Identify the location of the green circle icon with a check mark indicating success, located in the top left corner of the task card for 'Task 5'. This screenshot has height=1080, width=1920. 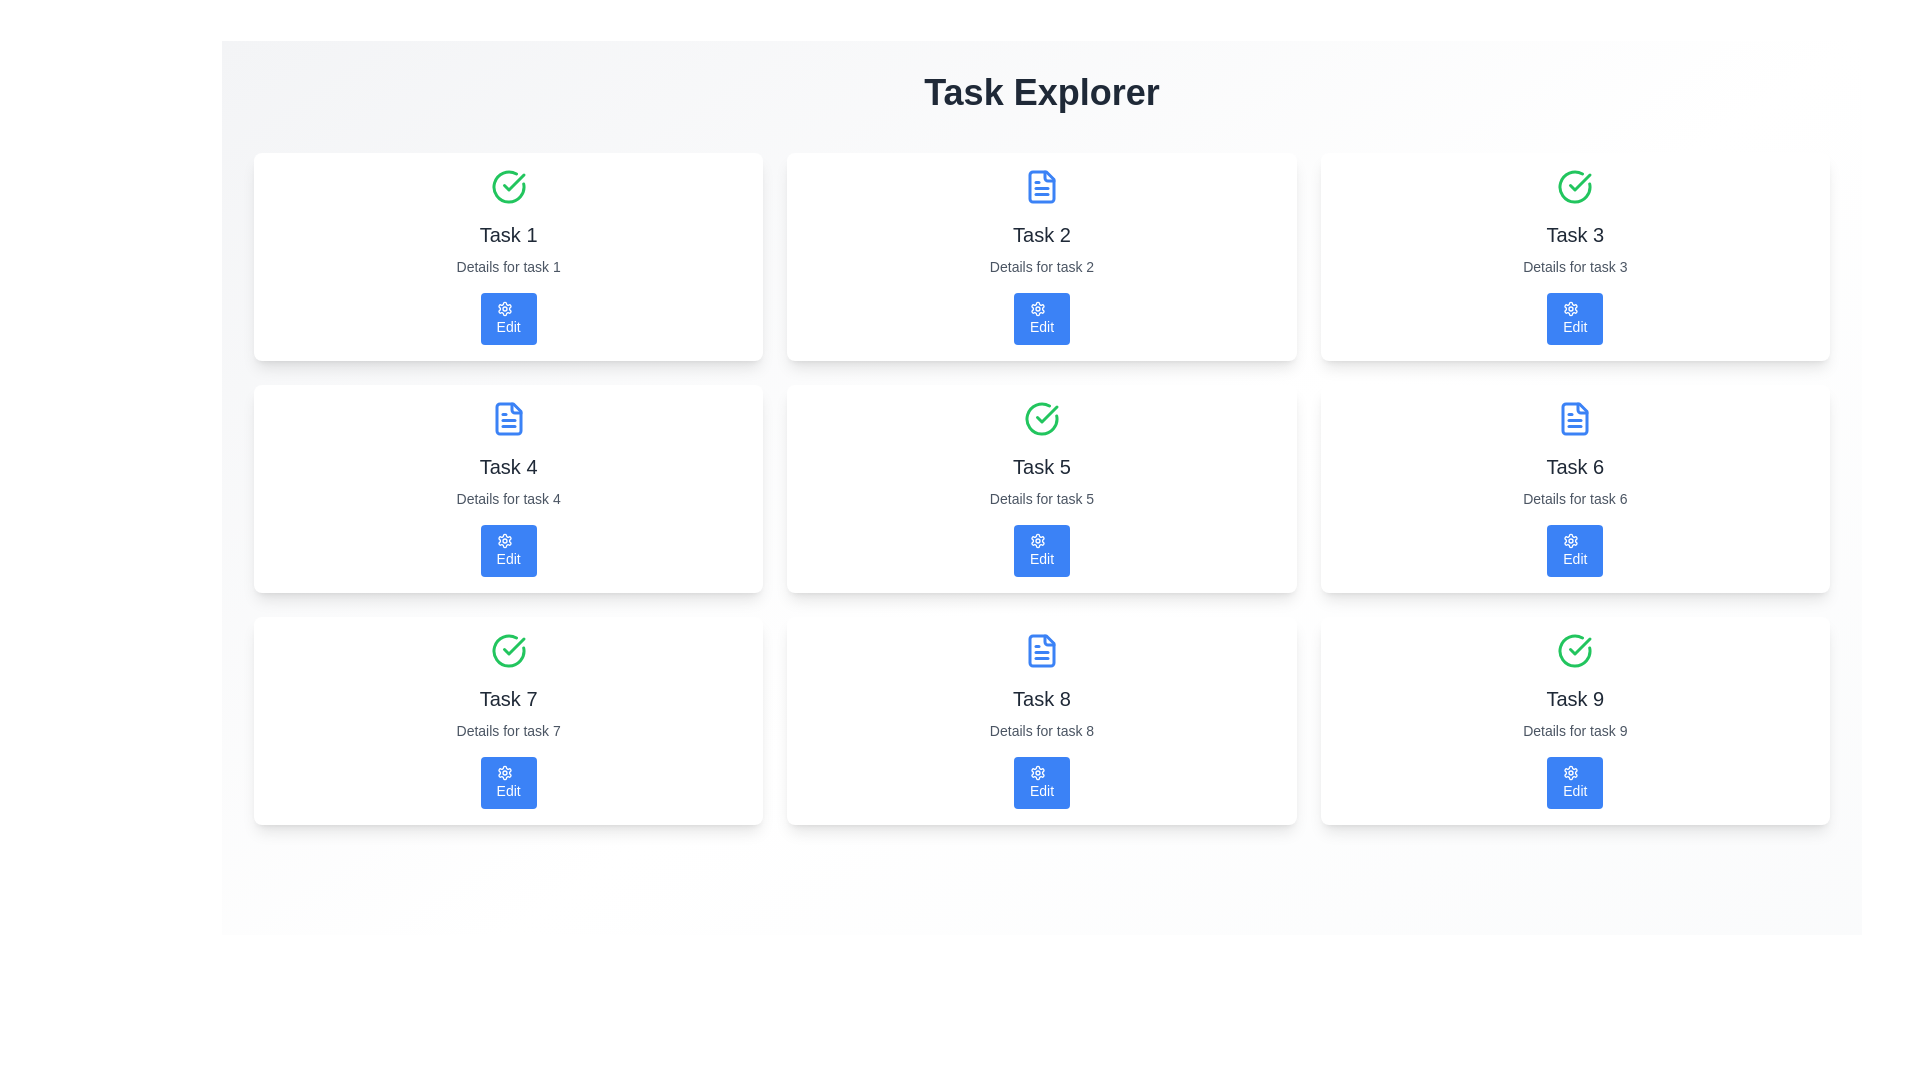
(1040, 418).